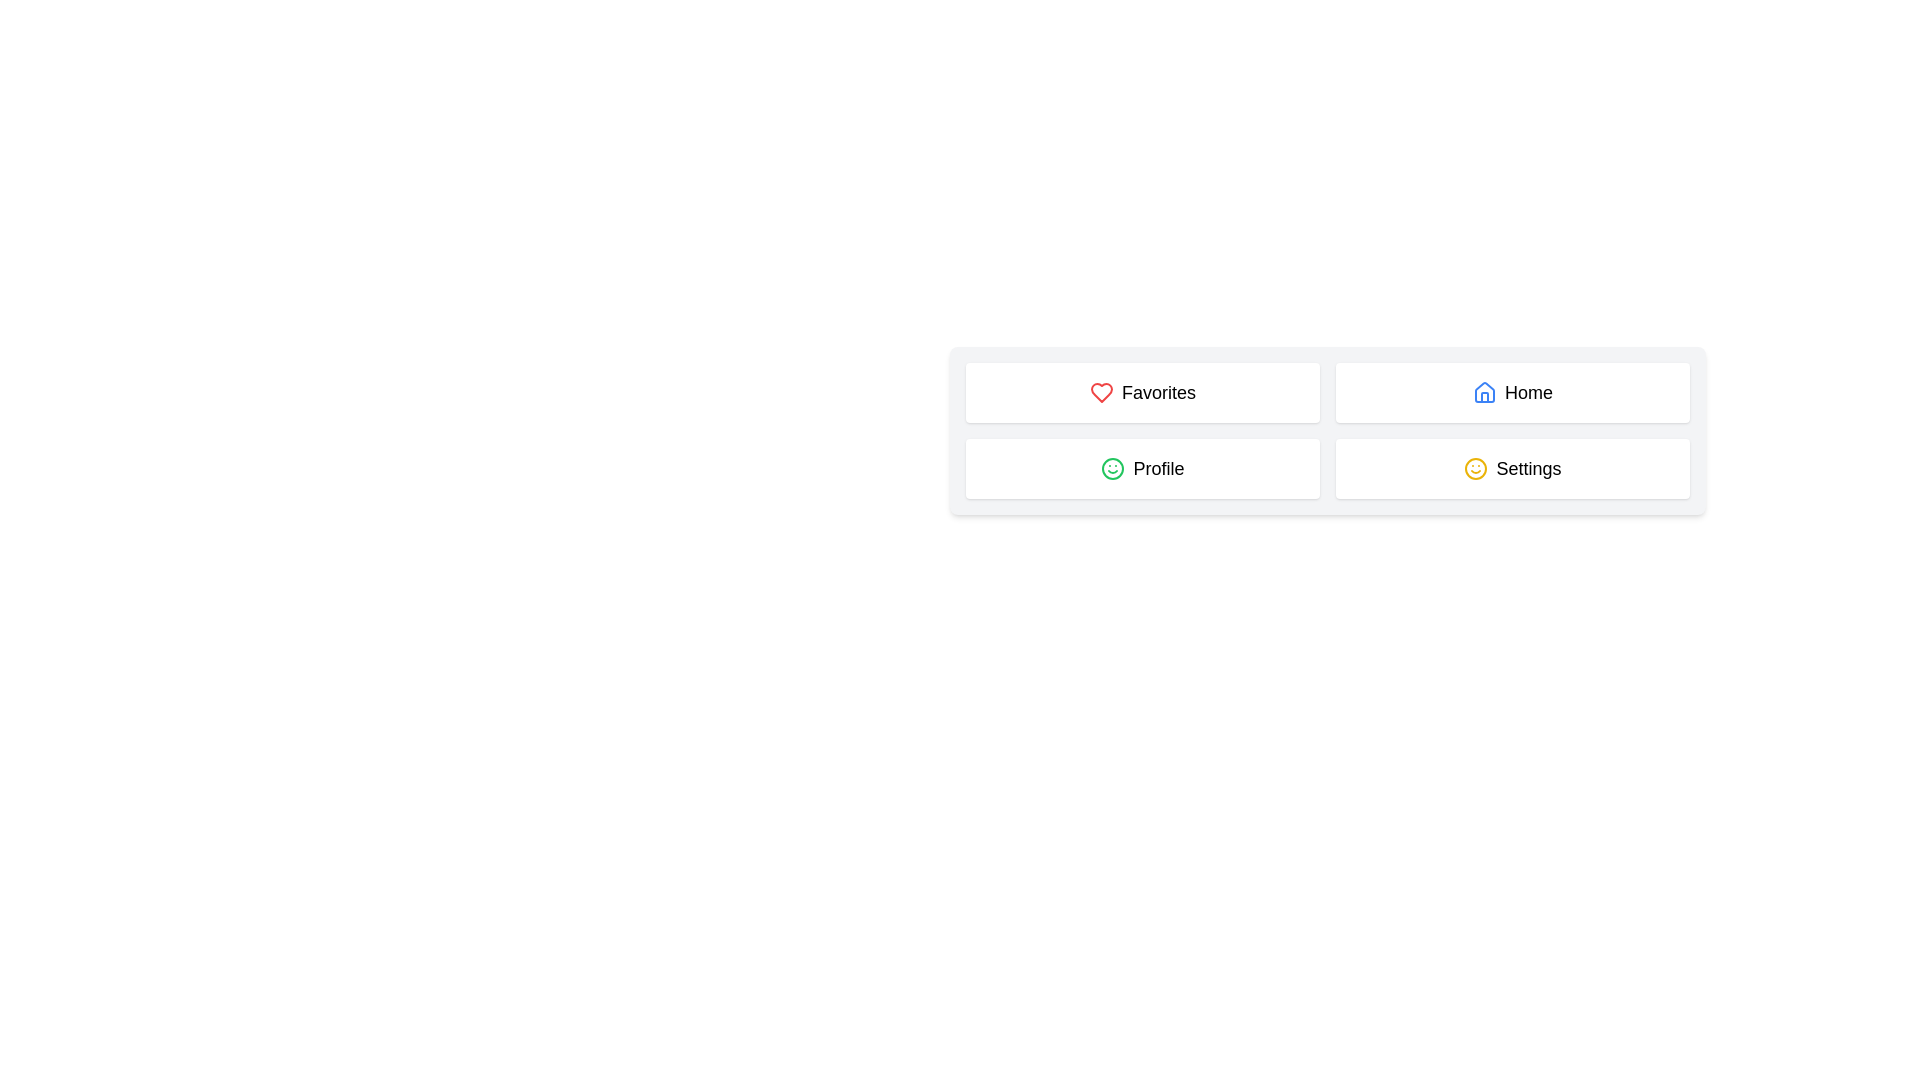  I want to click on the Decorative Icon that visually represents the 'Profile' section, located in the bottom-left quadrant of the grid structure, so click(1112, 469).